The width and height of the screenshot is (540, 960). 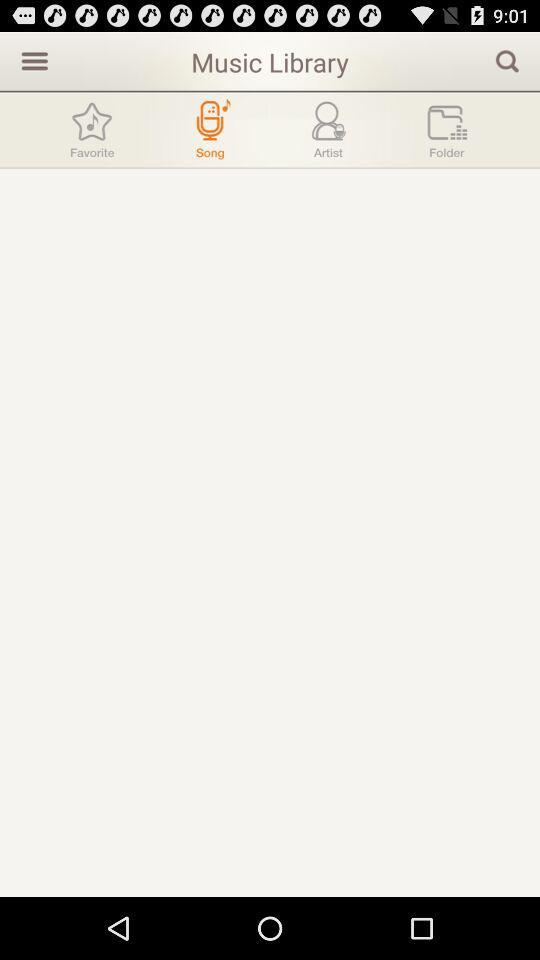 What do you see at coordinates (209, 128) in the screenshot?
I see `see a list of songs` at bounding box center [209, 128].